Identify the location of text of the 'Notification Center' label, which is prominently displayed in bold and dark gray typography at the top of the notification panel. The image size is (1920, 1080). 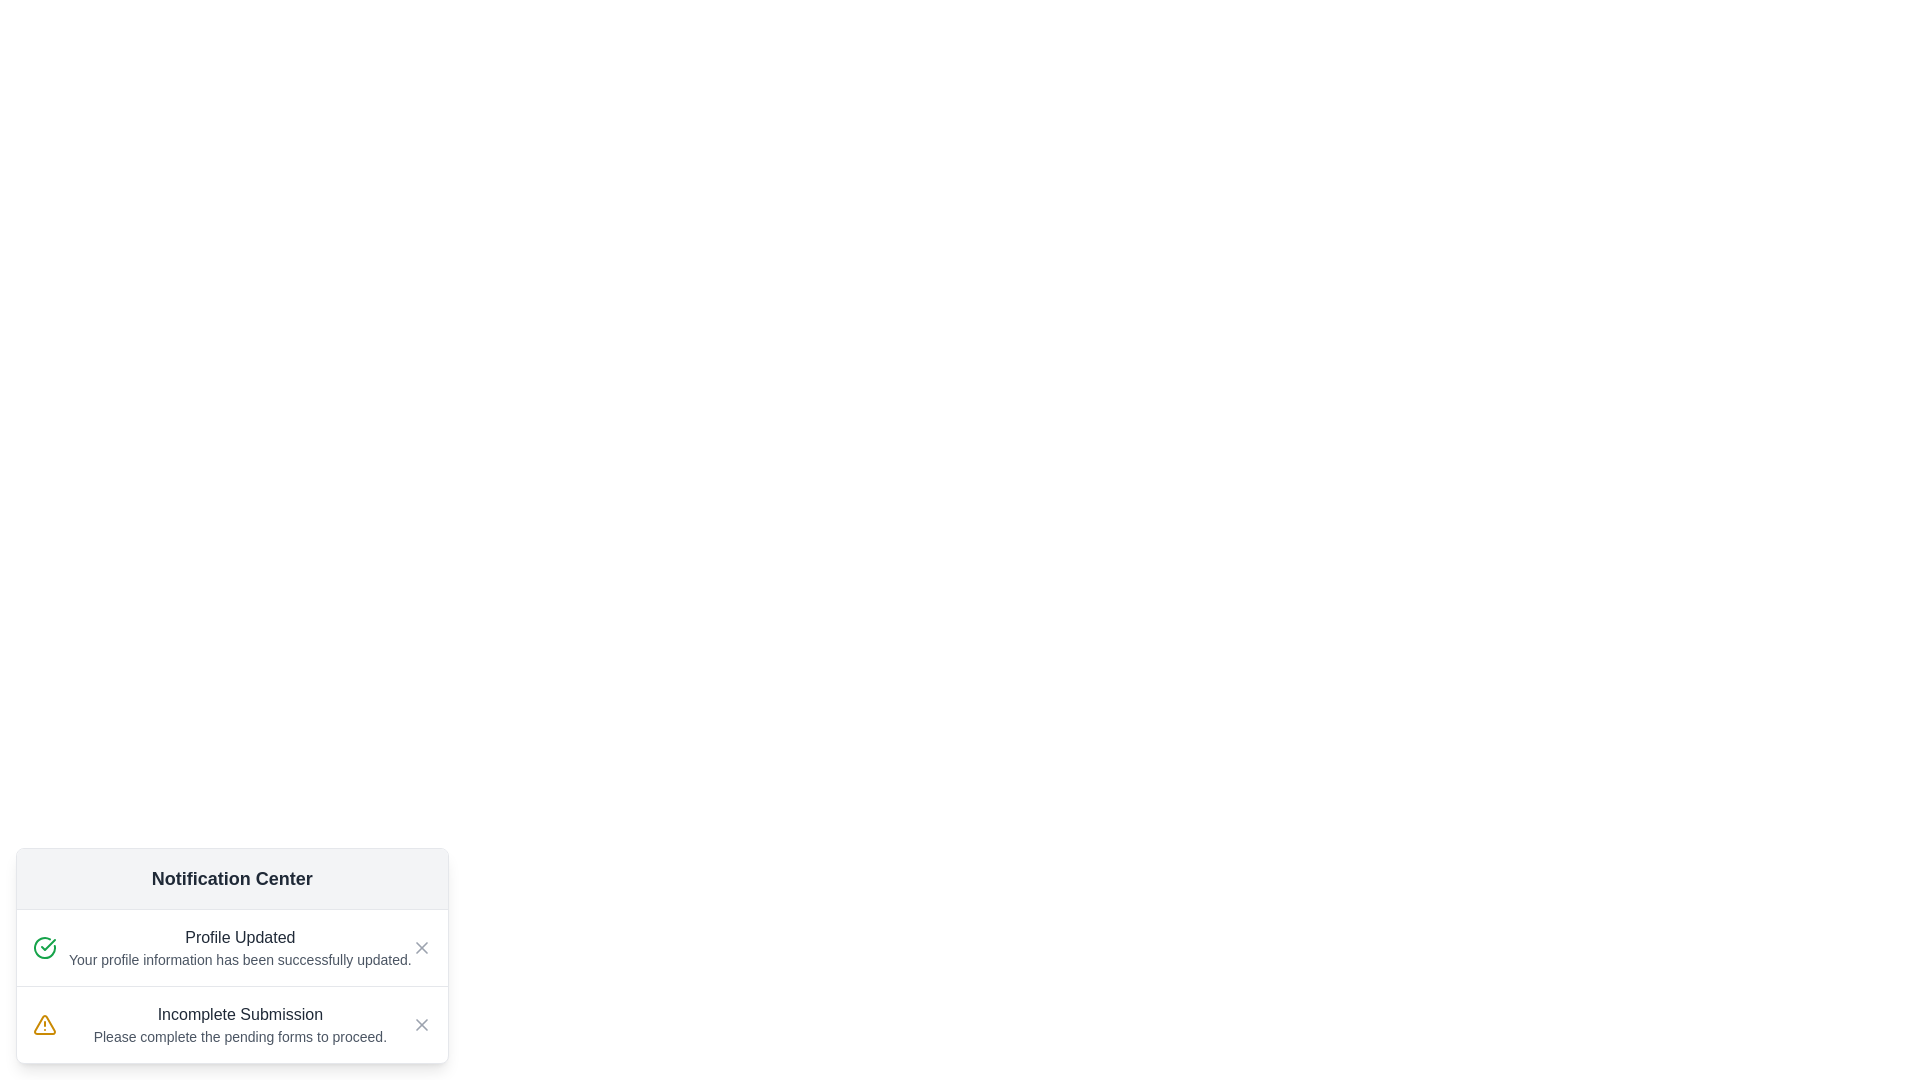
(232, 878).